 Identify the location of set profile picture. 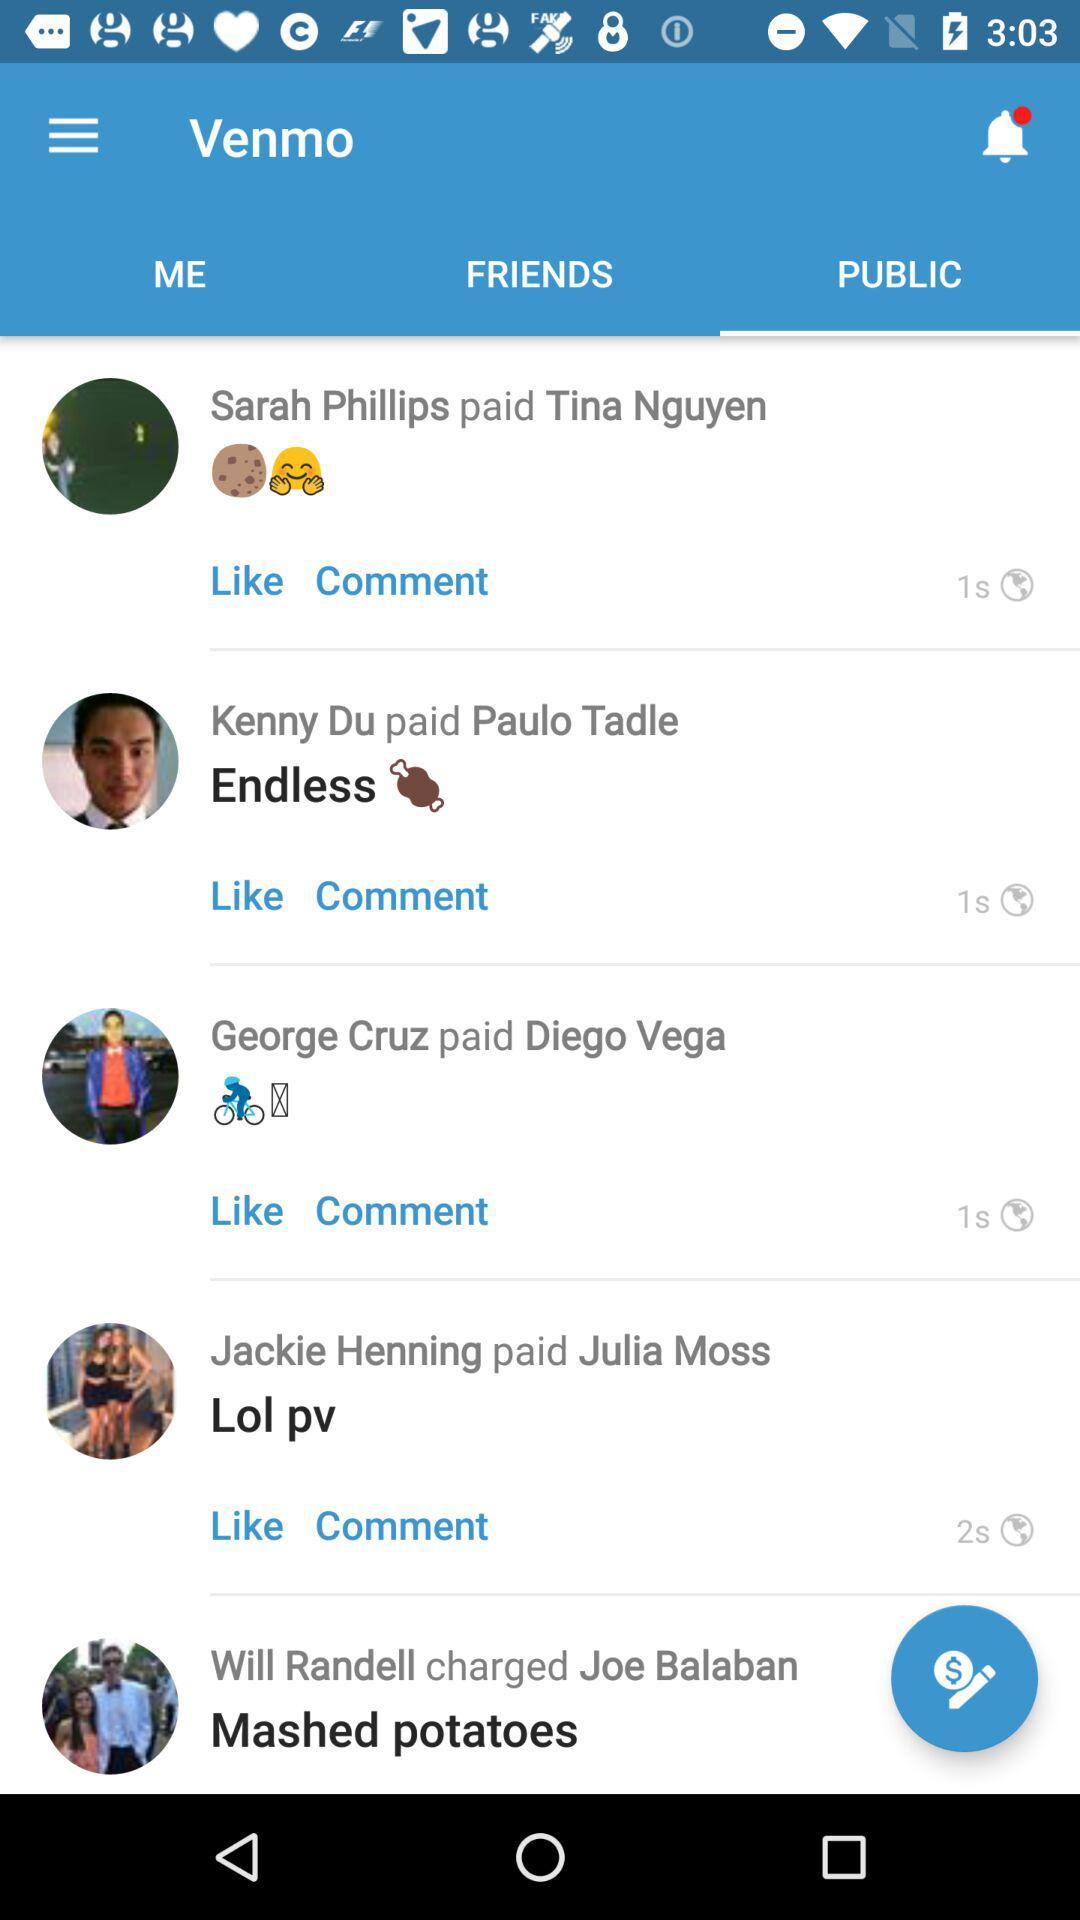
(110, 445).